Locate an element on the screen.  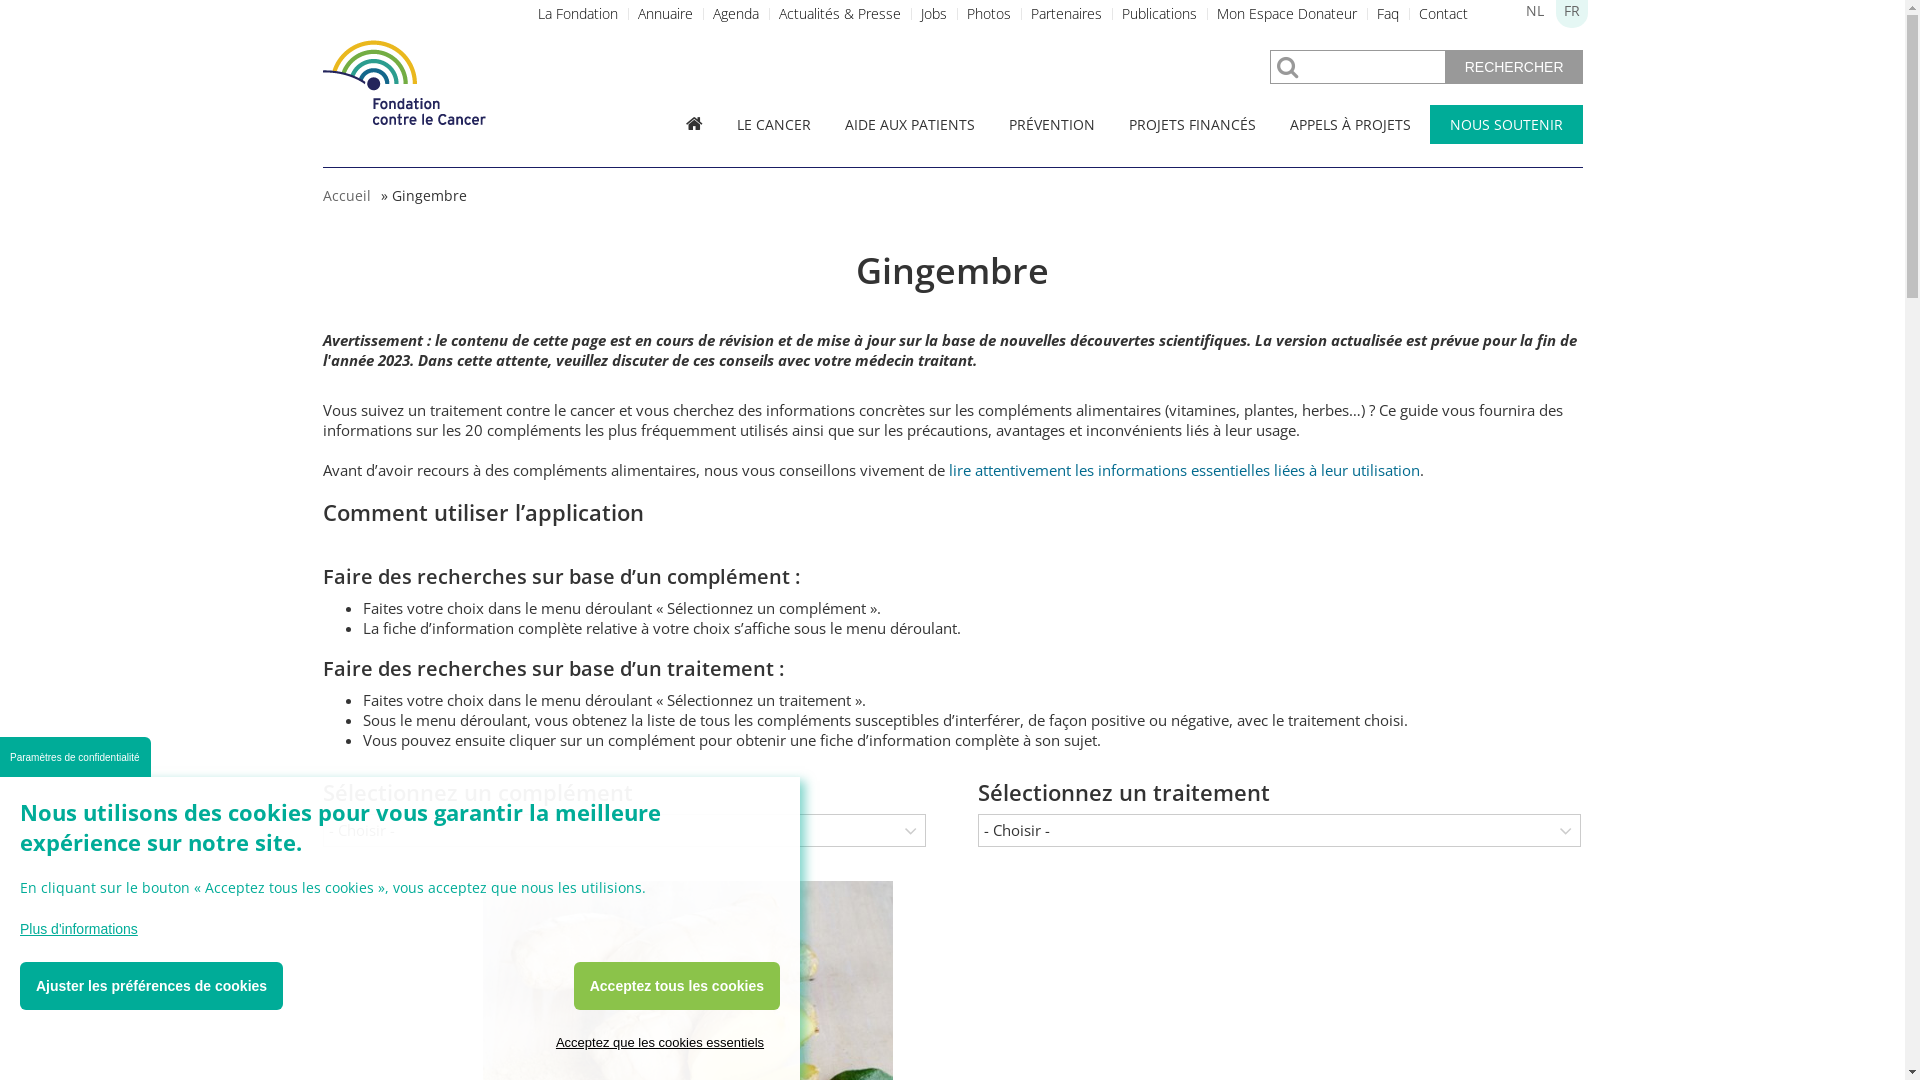
'Faq' is located at coordinates (1386, 13).